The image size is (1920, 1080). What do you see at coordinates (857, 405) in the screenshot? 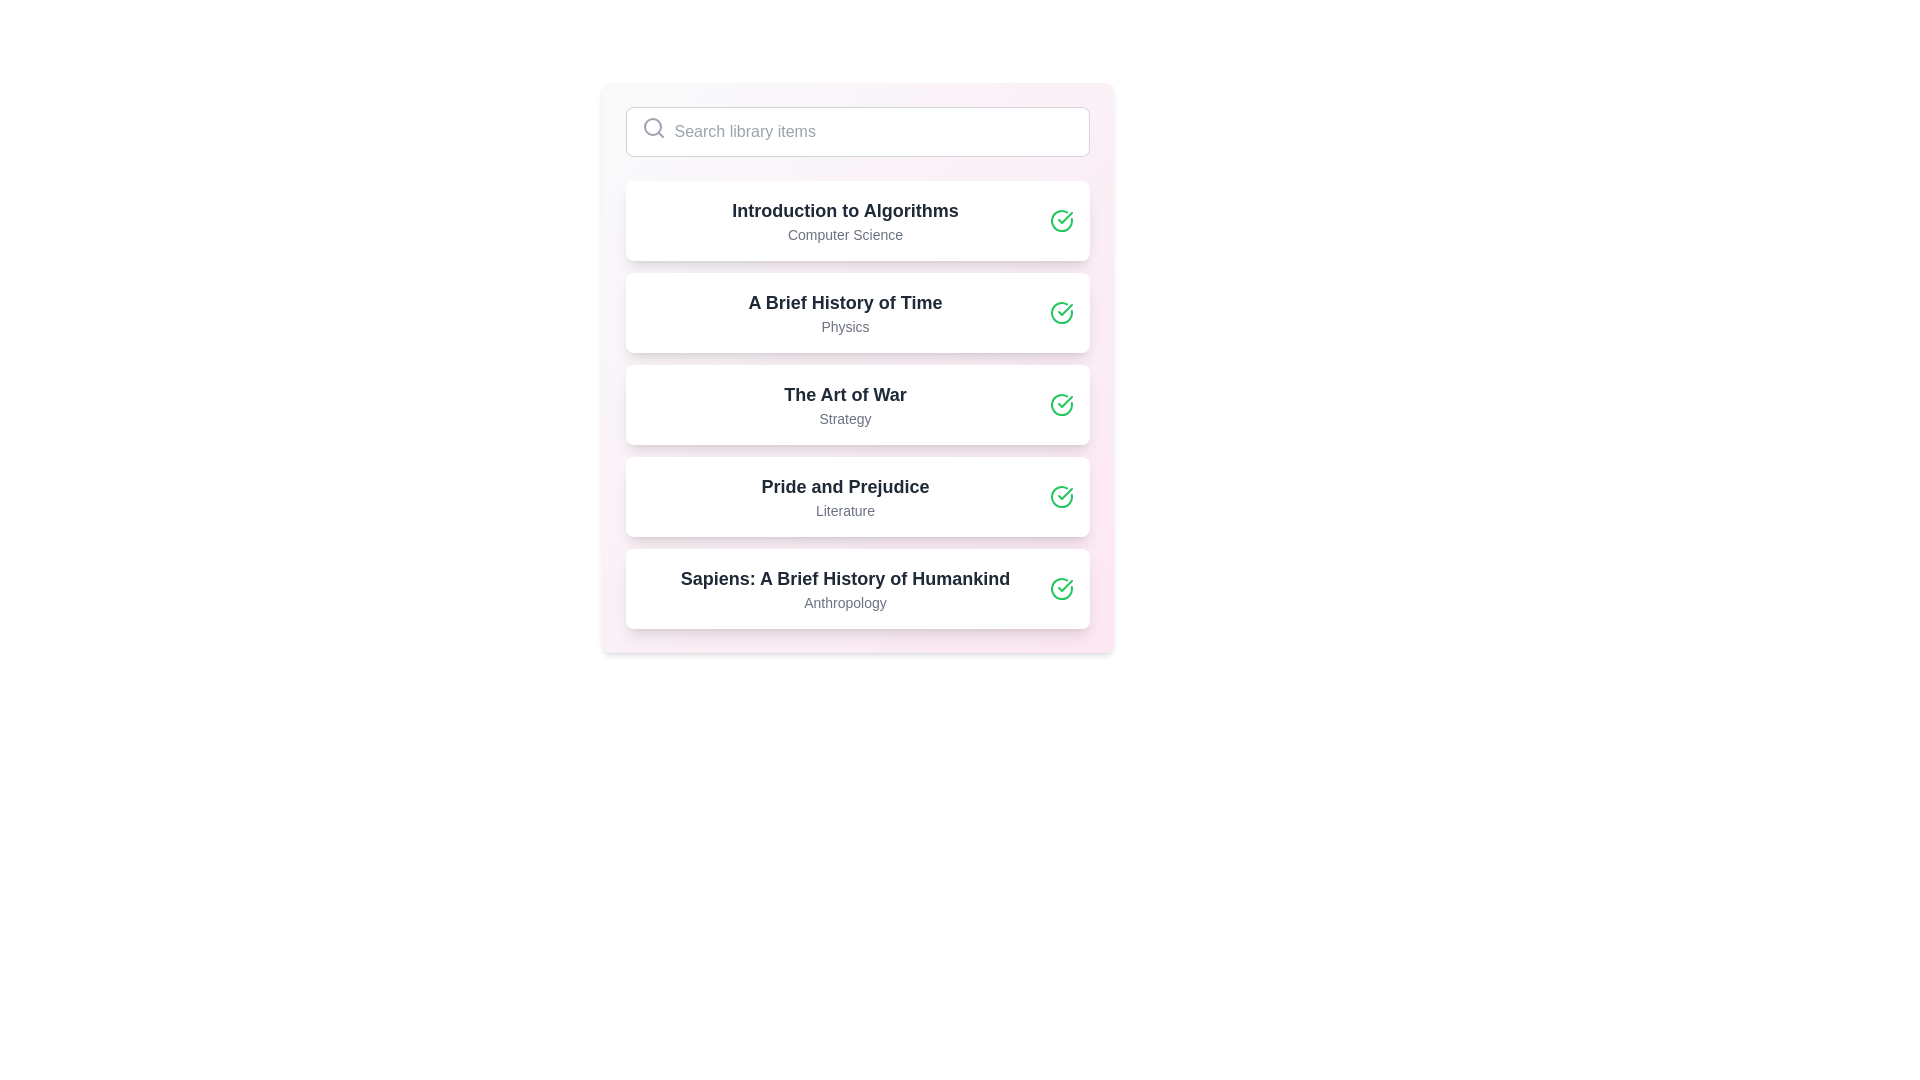
I see `the third card in the vertical list, which displays 'The Art of War' in bold text and has a green checkmark icon on the right` at bounding box center [857, 405].